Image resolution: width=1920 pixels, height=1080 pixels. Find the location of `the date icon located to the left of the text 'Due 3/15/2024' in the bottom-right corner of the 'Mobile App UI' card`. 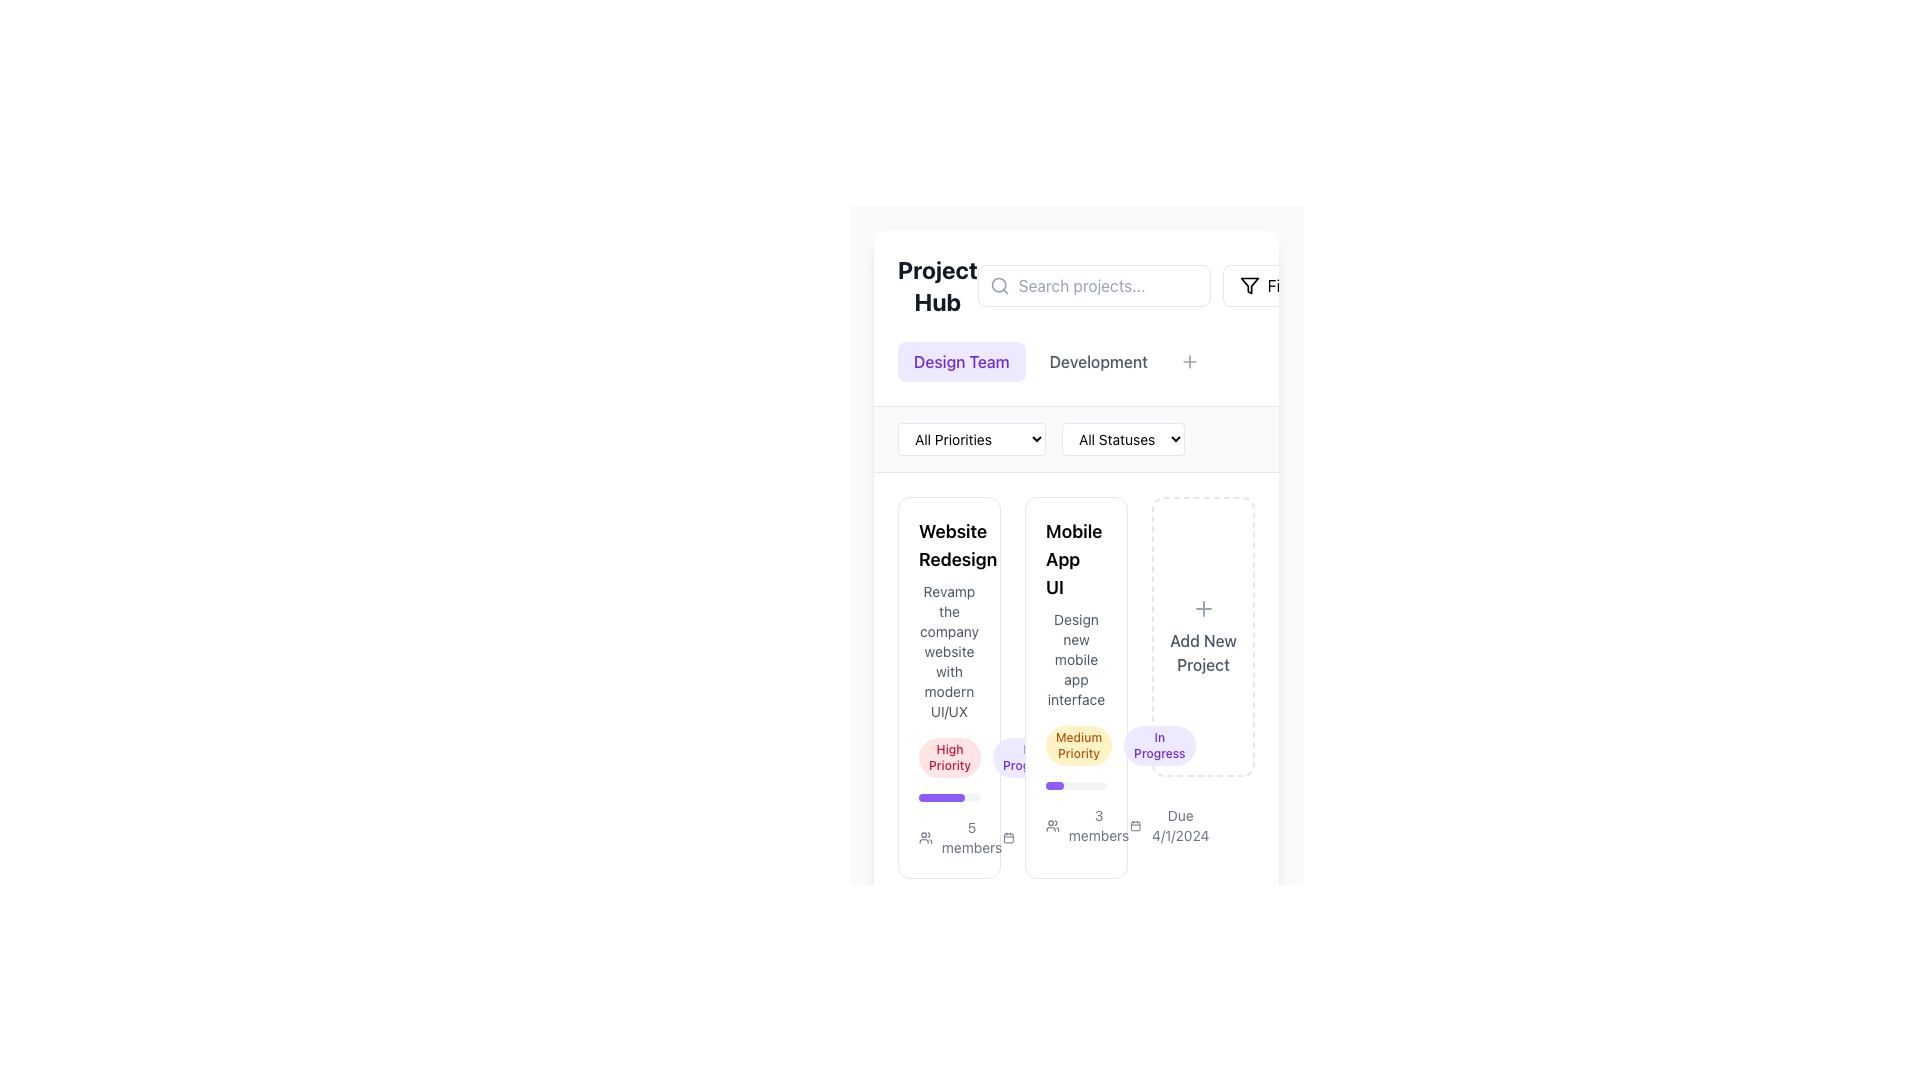

the date icon located to the left of the text 'Due 3/15/2024' in the bottom-right corner of the 'Mobile App UI' card is located at coordinates (1009, 837).